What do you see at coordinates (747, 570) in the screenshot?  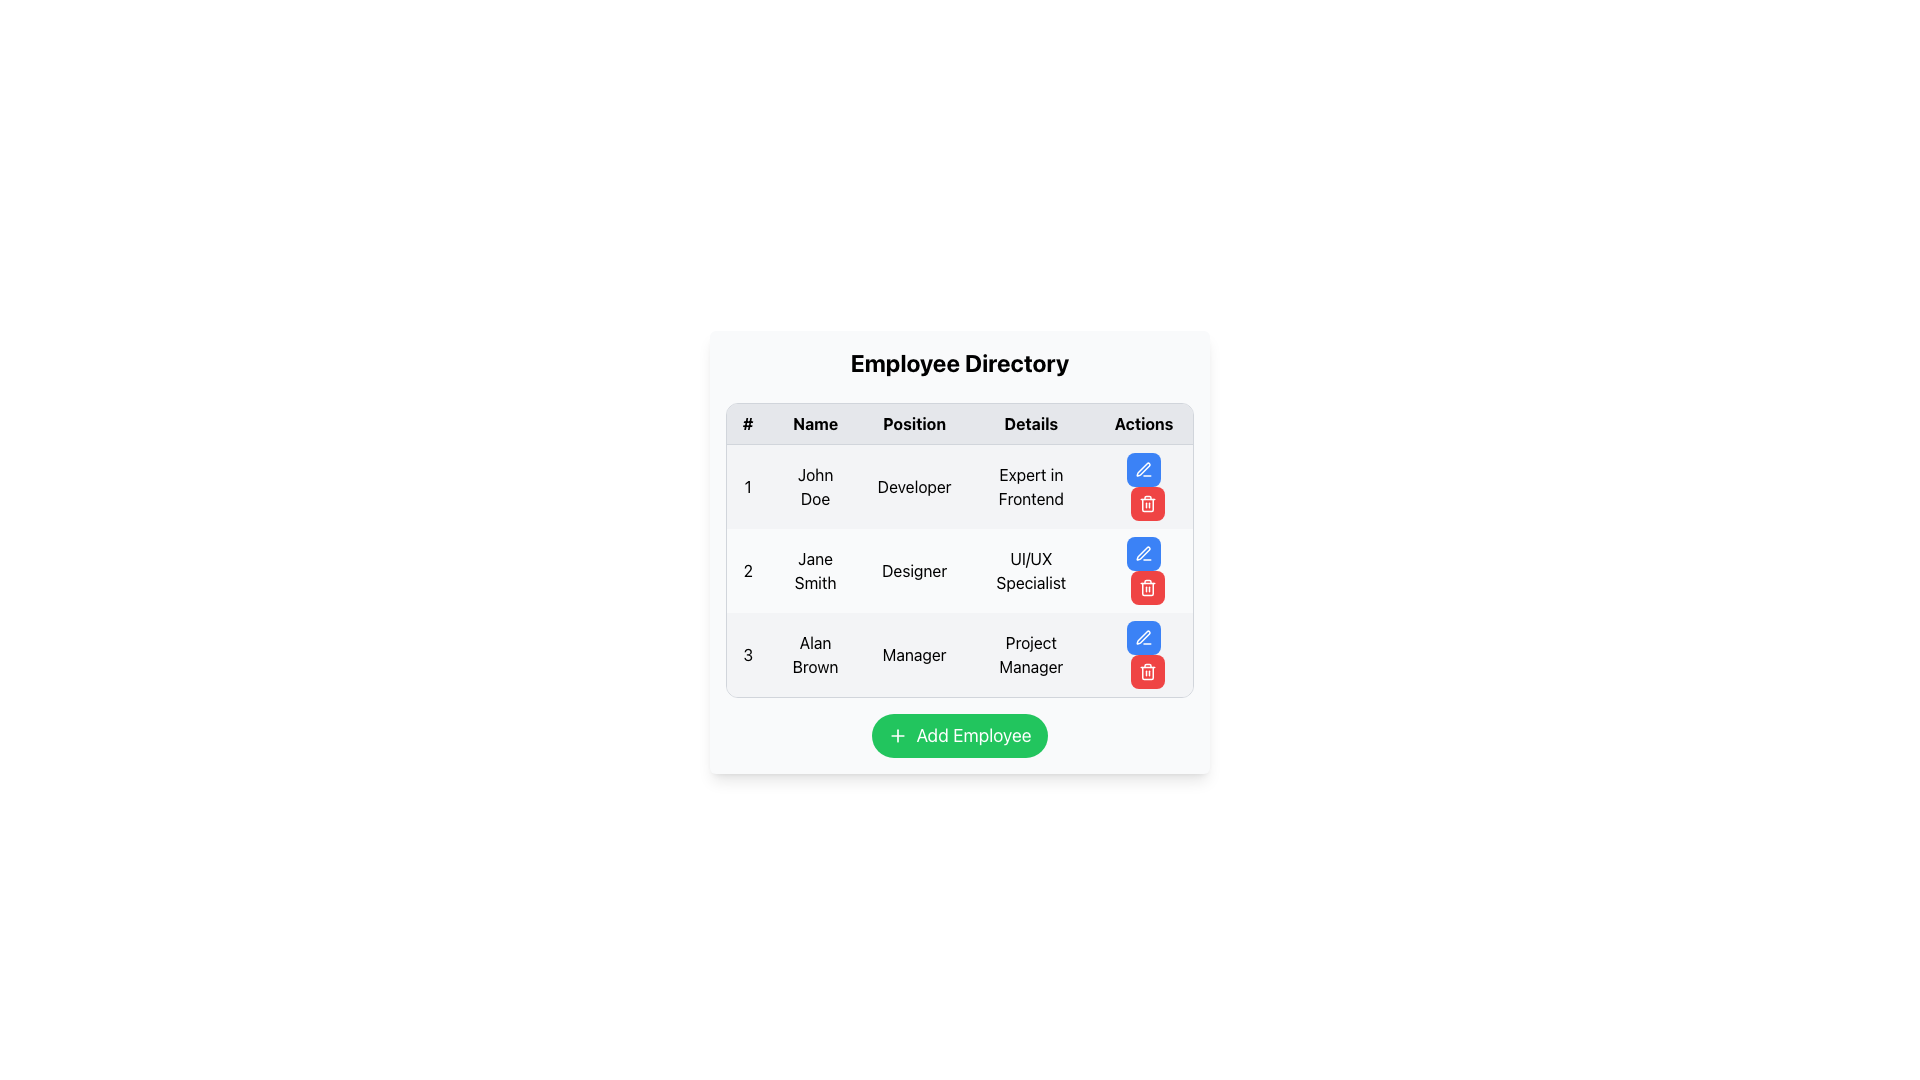 I see `the bold black text number '2' in the leftmost column of the Employee Directory table, which represents the row number for 'Jane Smith'` at bounding box center [747, 570].